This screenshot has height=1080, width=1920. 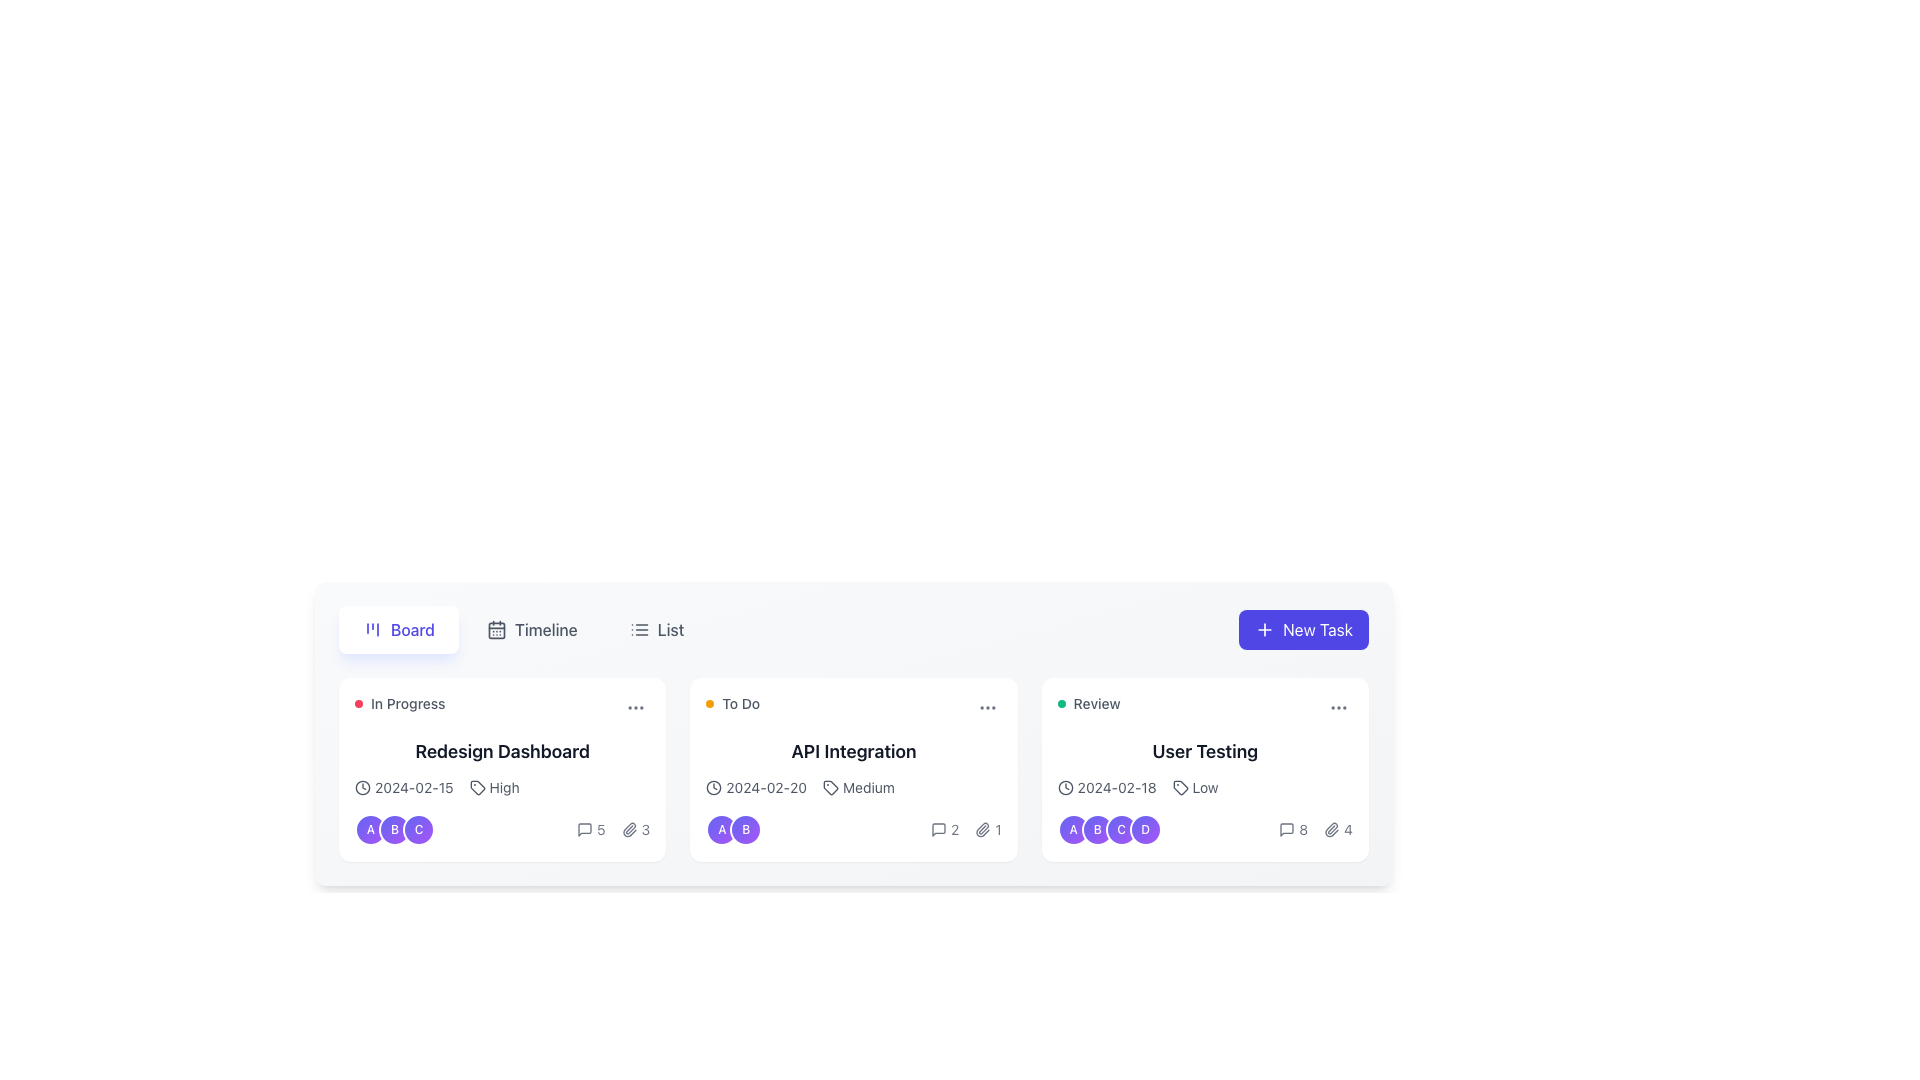 I want to click on the composite display element showing the date '2024-02-15' and the priority tag 'High', so click(x=502, y=786).